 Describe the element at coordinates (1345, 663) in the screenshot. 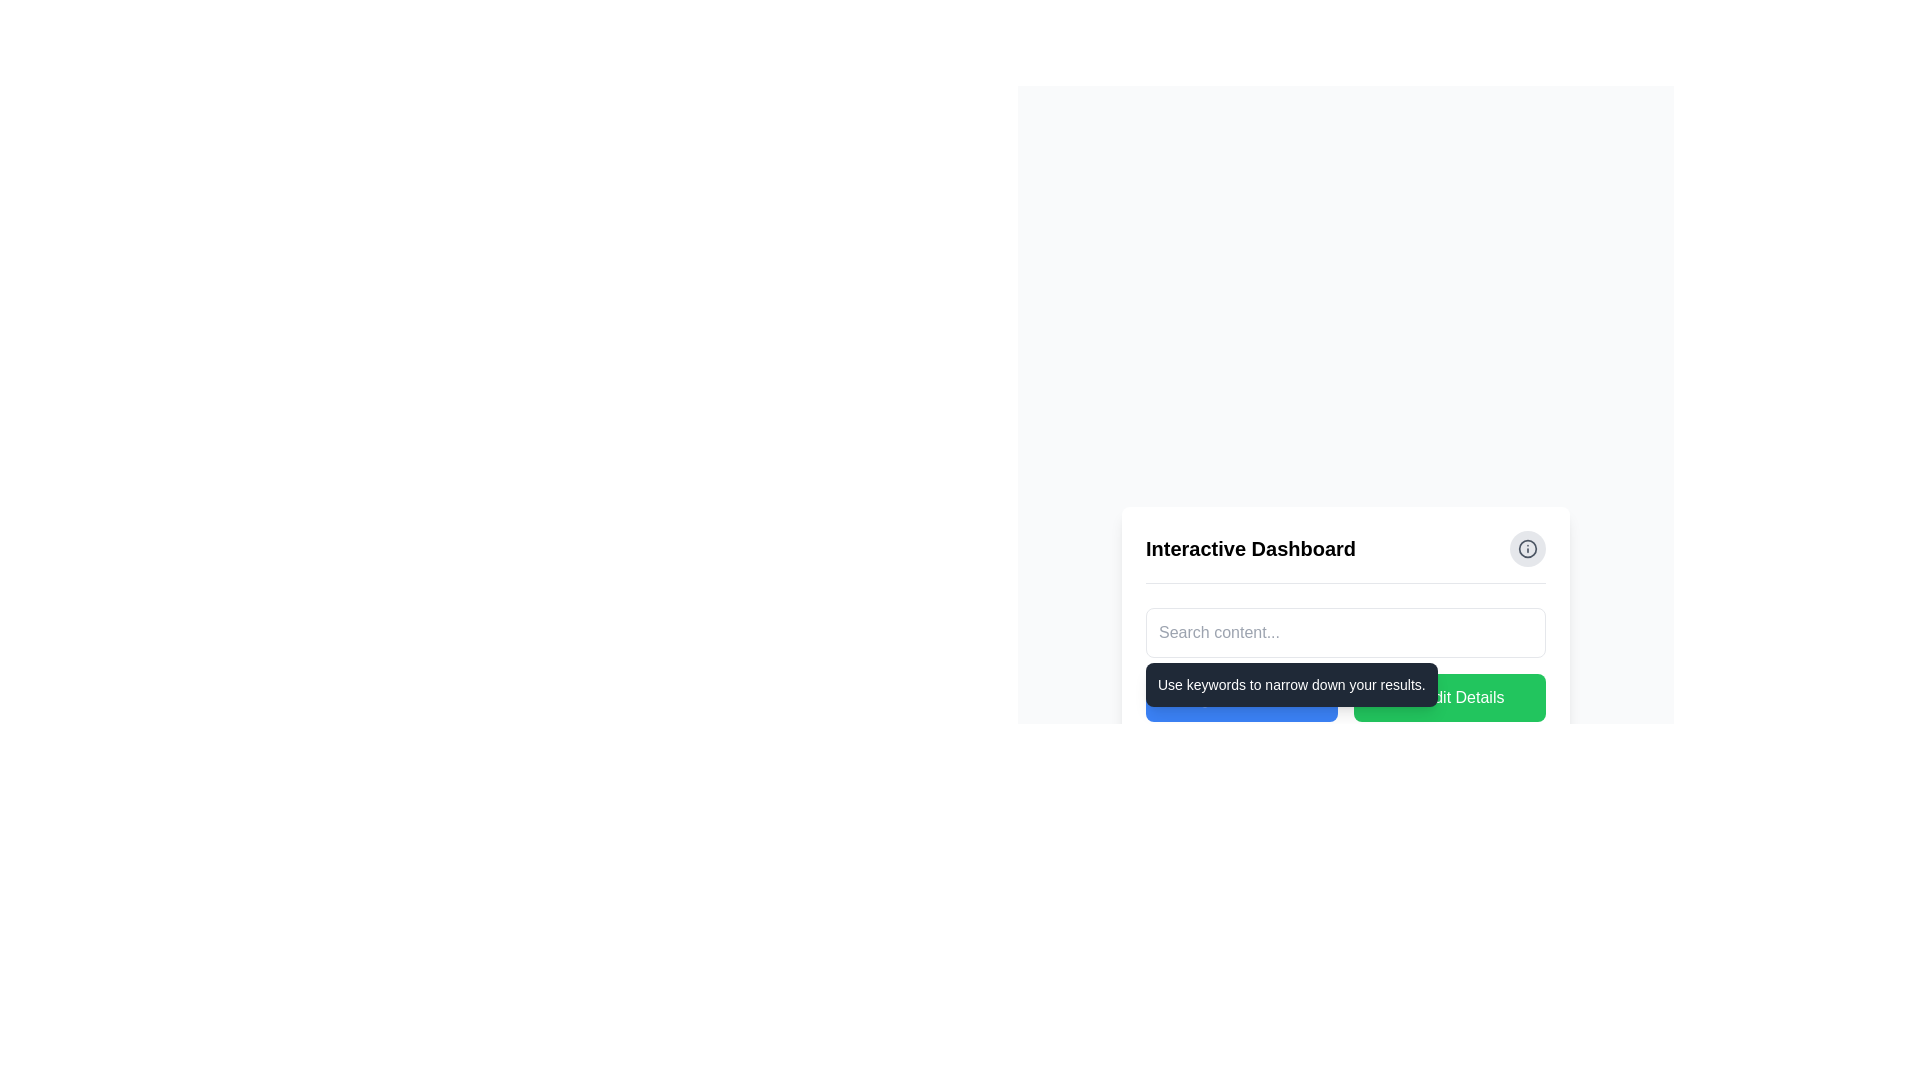

I see `the tooltip that displays 'Use keywords to narrow down your results.' It is styled with a black background and white text, positioned above the 'Add Data' and 'Edit Details' buttons in the Interactive Dashboard section` at that location.